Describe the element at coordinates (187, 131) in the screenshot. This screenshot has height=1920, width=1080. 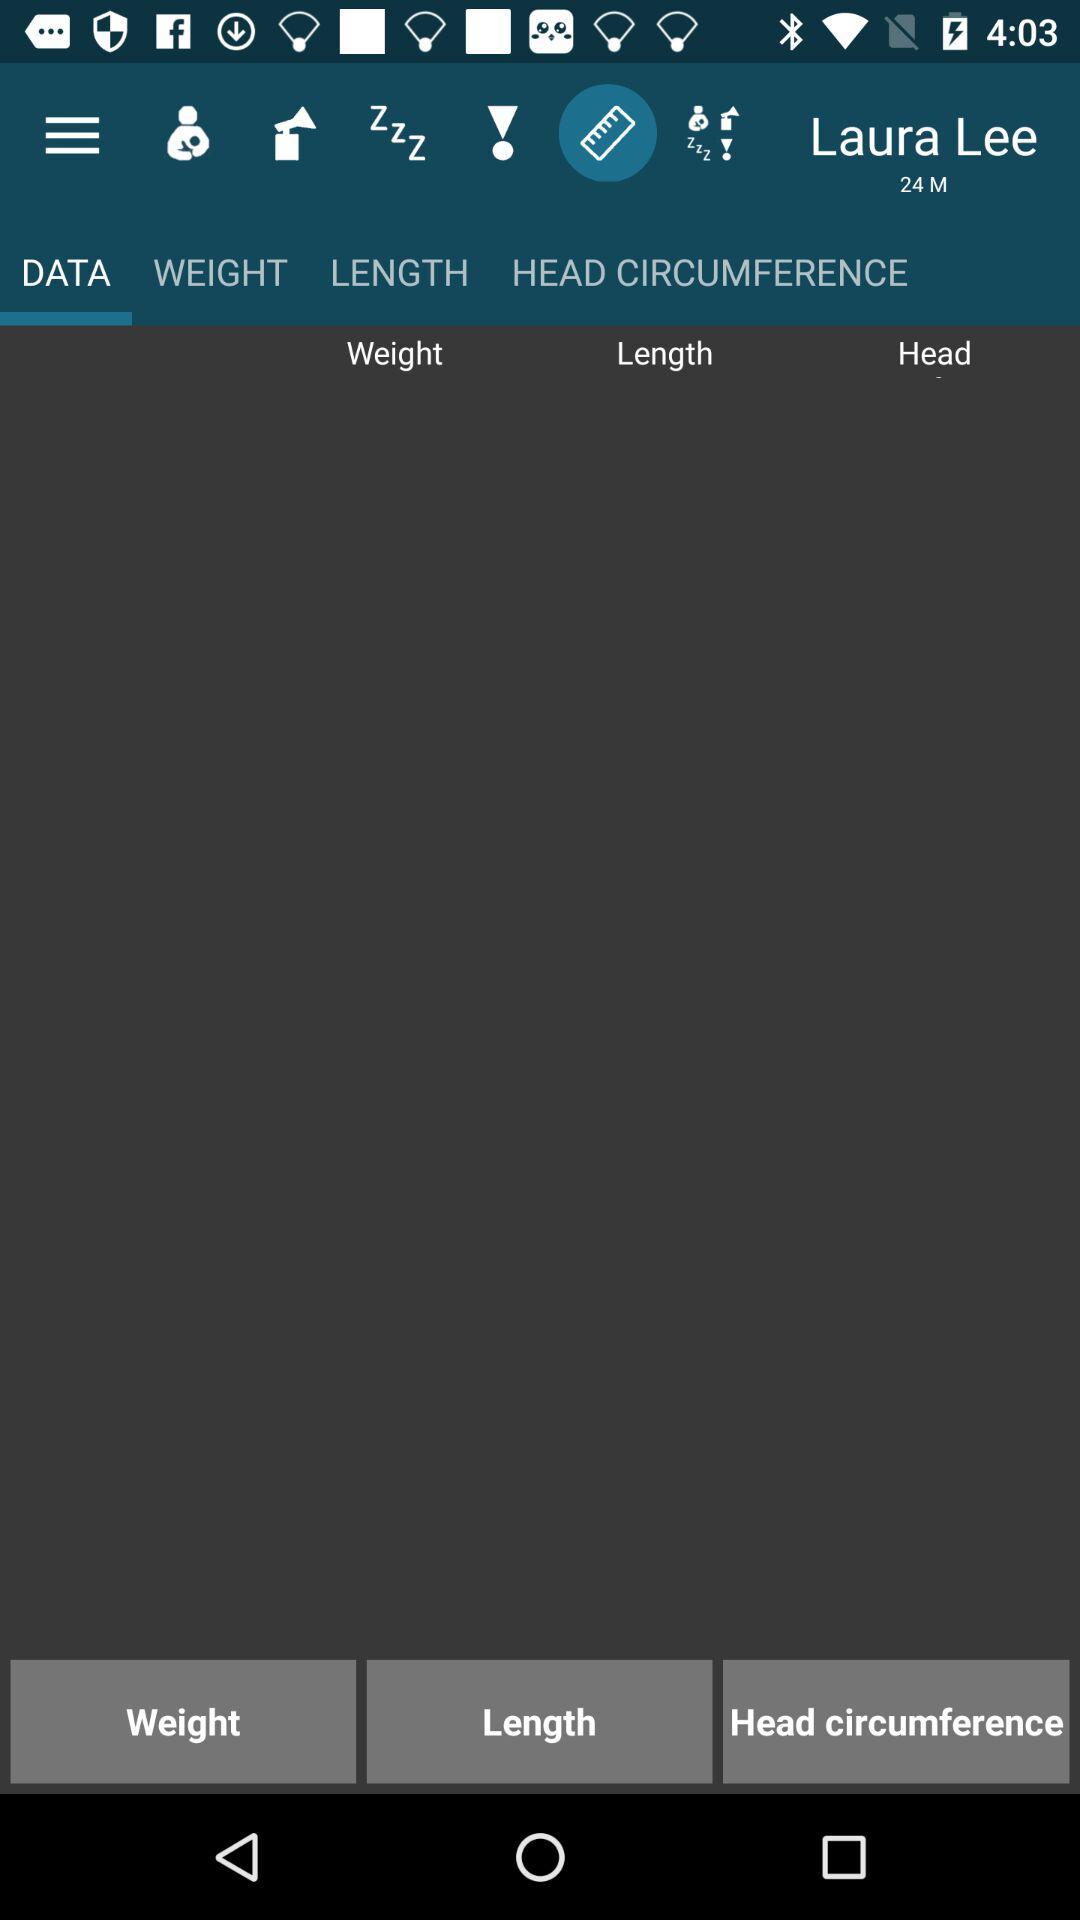
I see `the avatar icon` at that location.